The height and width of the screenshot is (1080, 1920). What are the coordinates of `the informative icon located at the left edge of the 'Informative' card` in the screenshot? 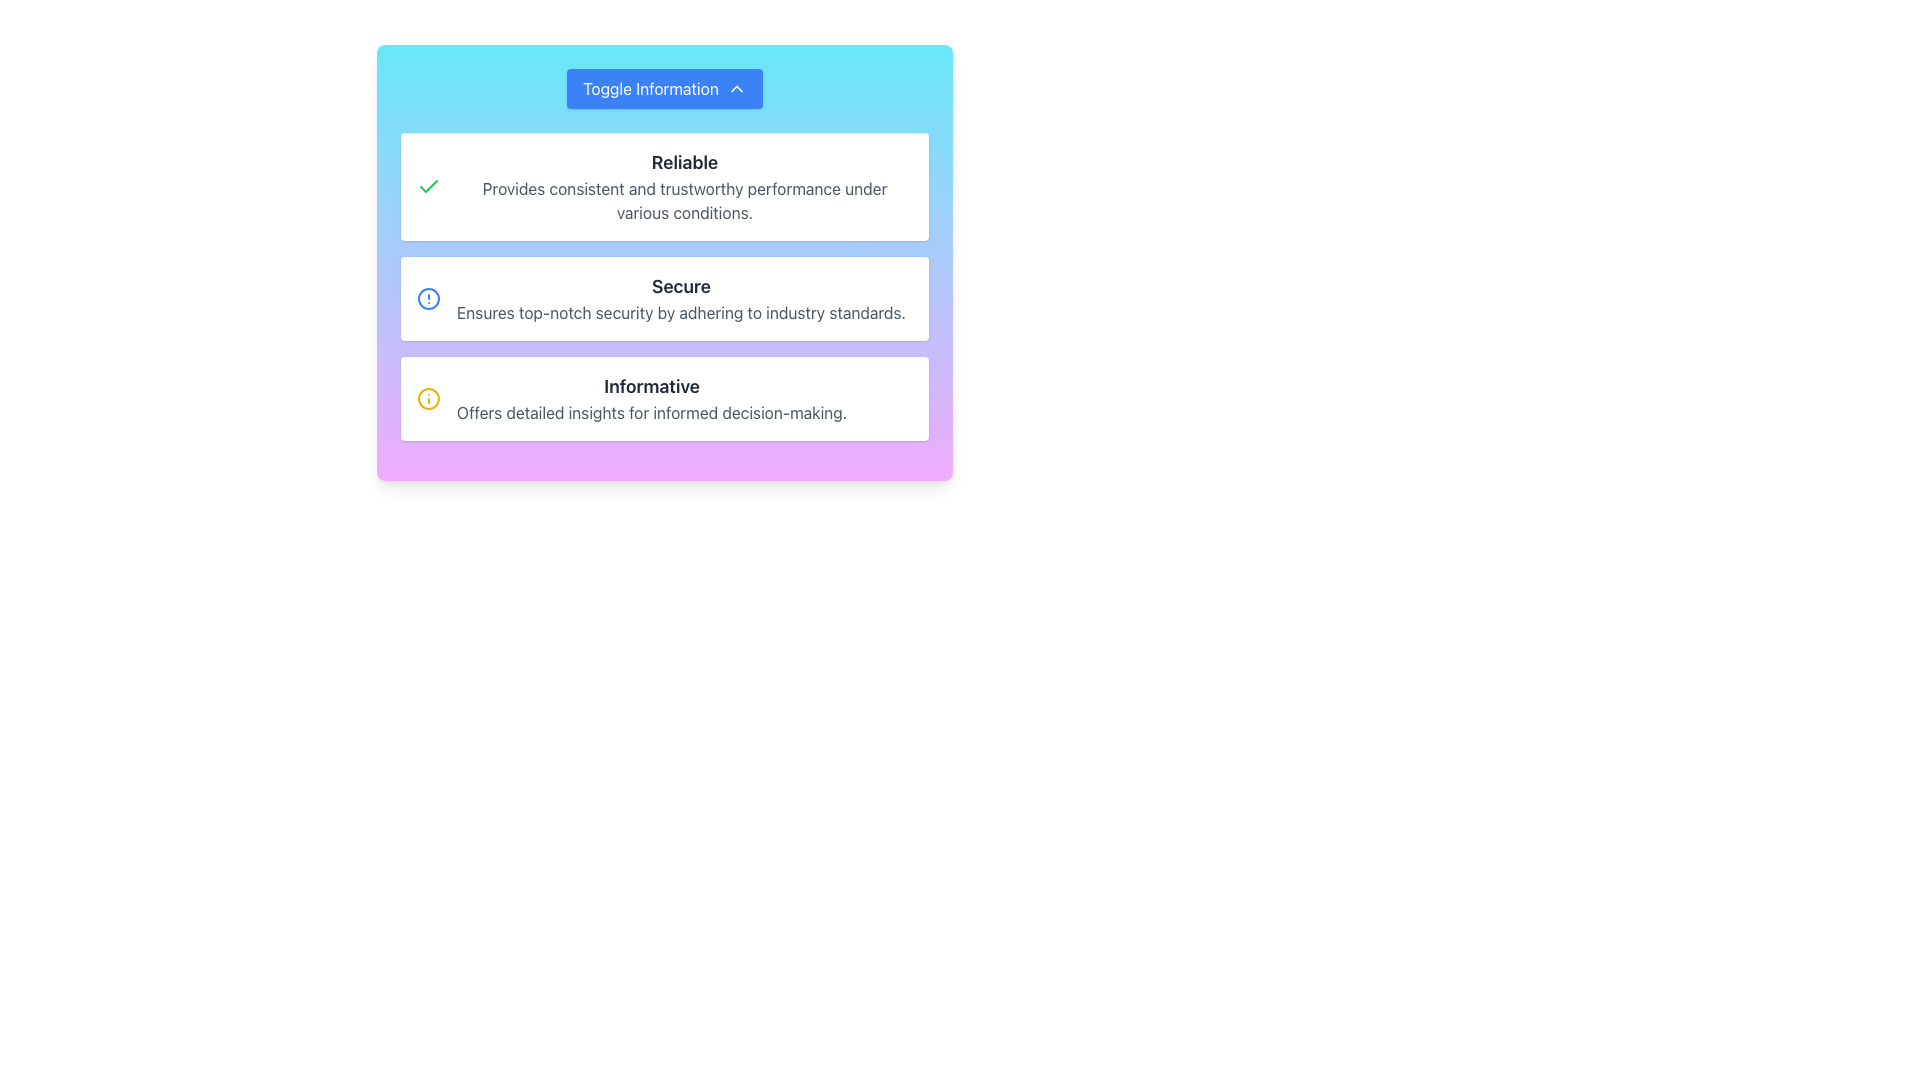 It's located at (427, 398).